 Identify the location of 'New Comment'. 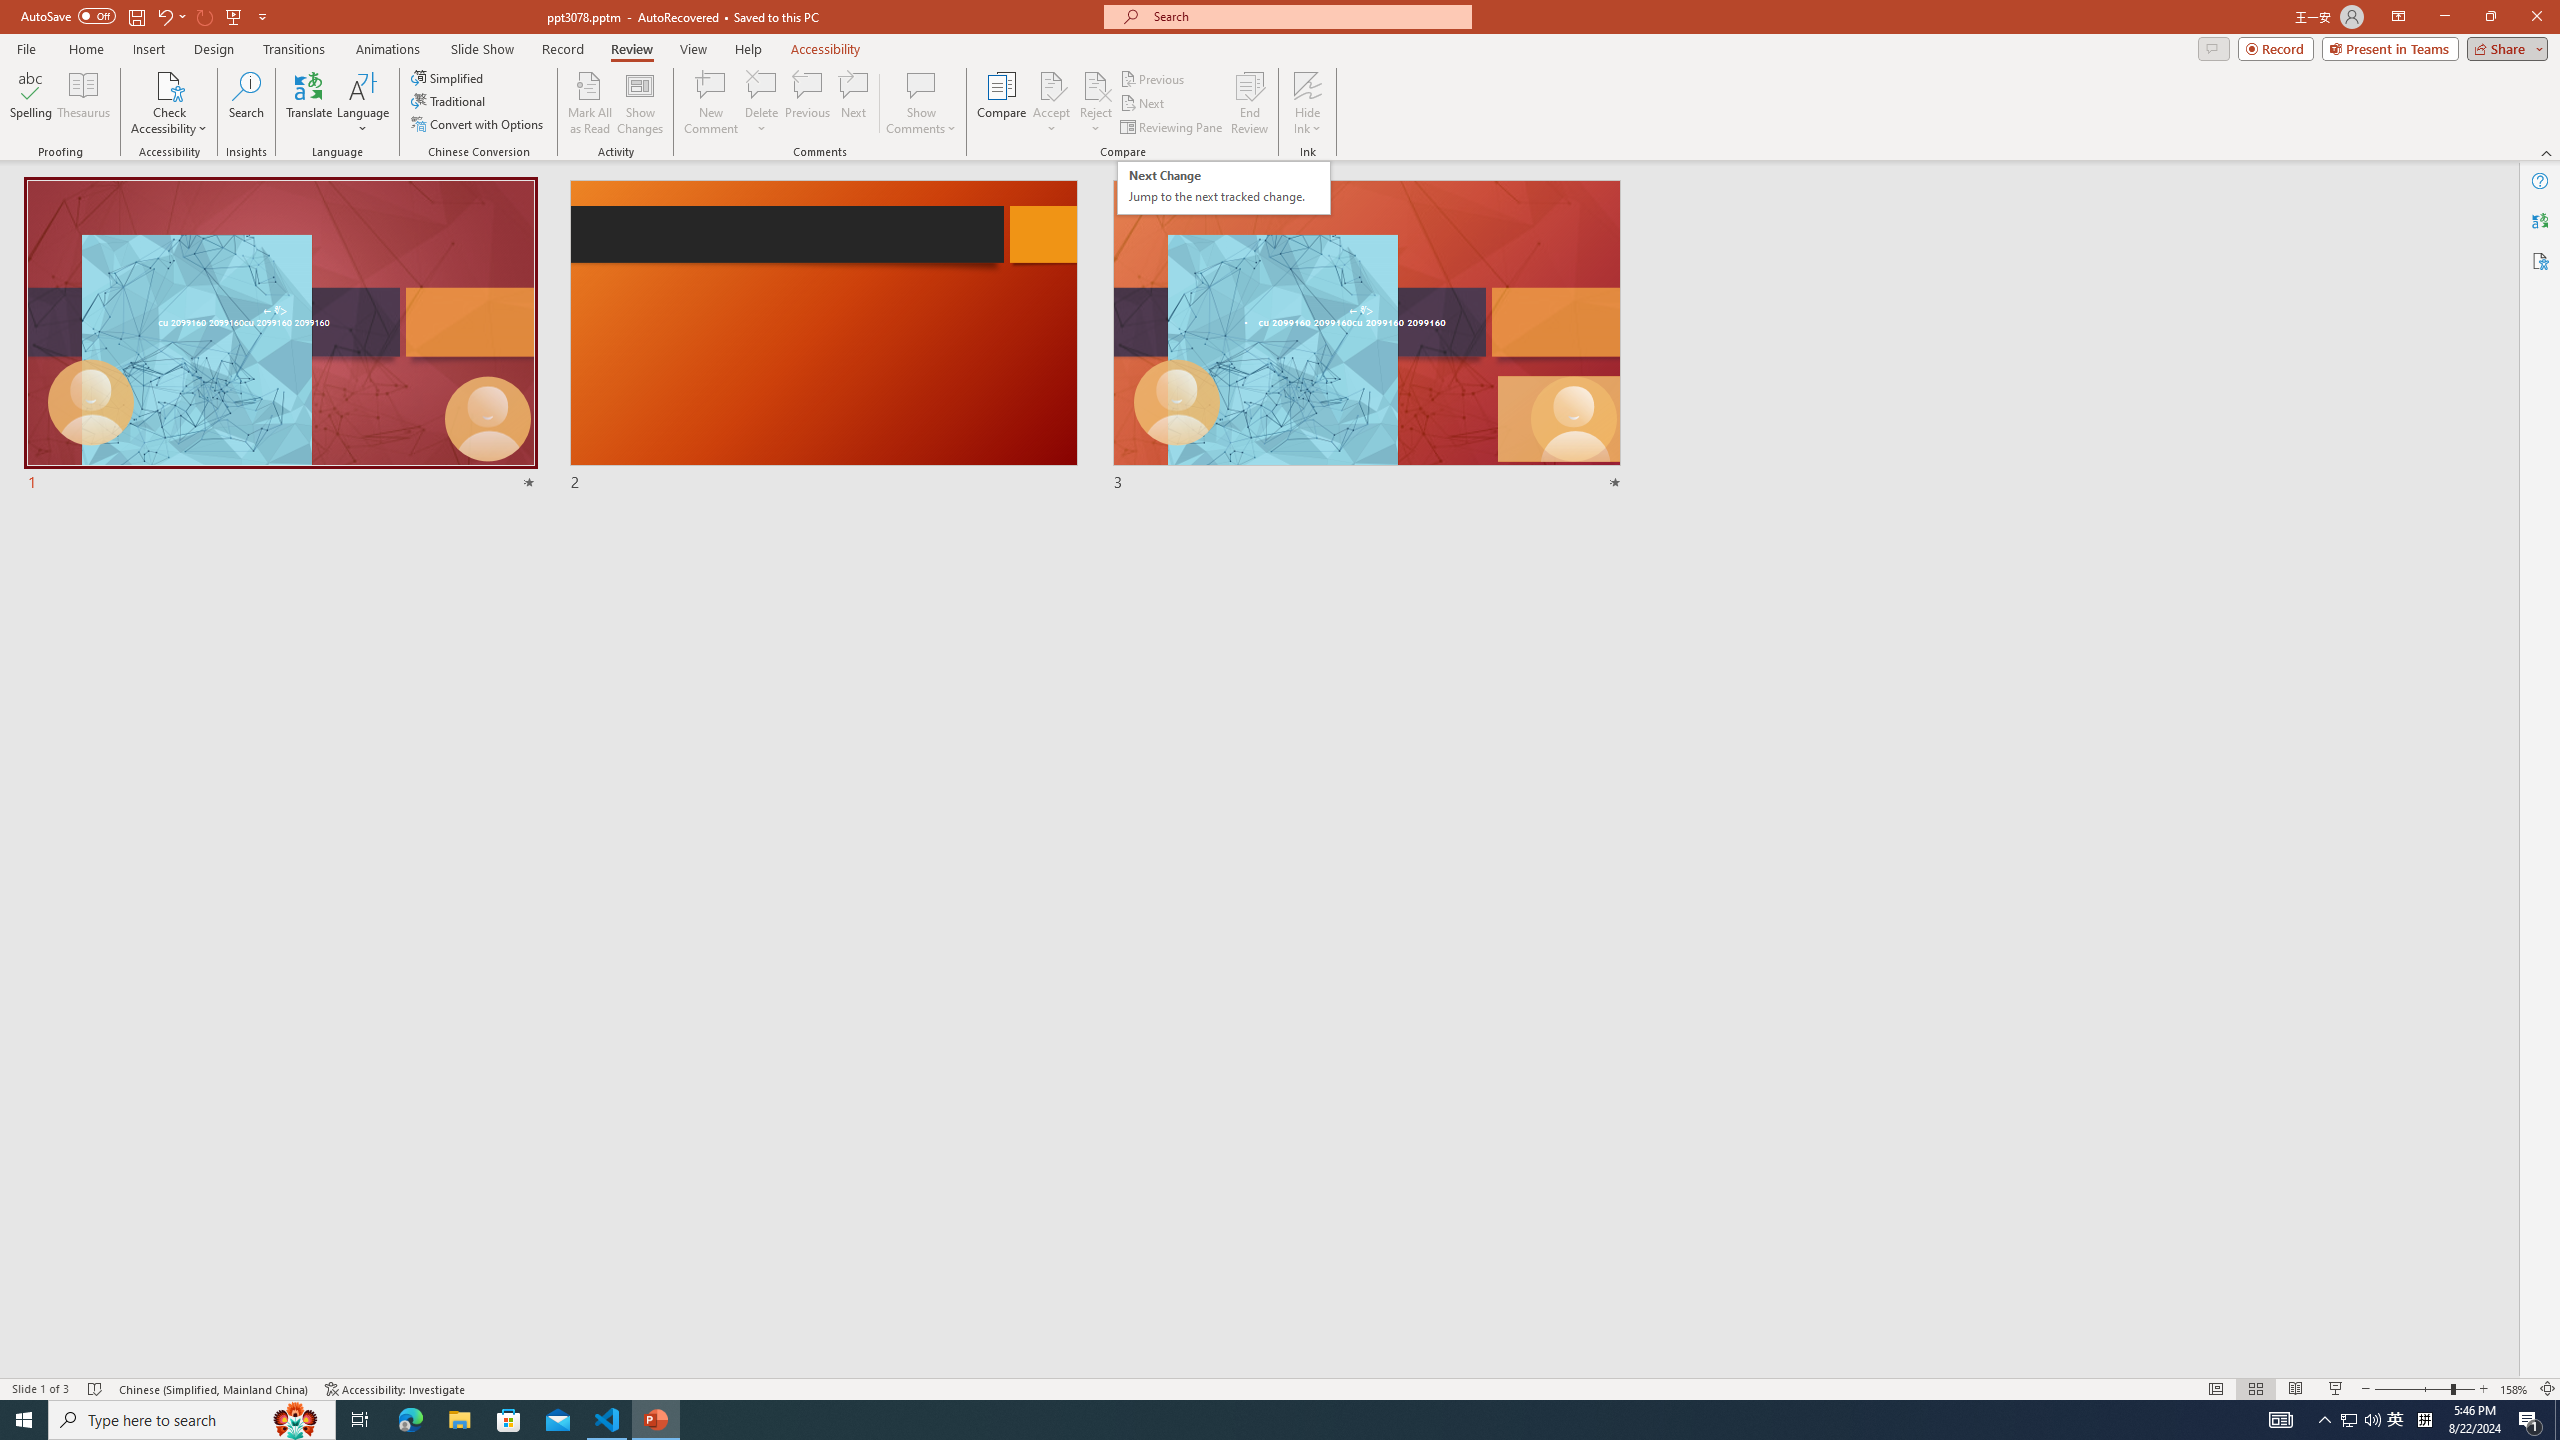
(709, 103).